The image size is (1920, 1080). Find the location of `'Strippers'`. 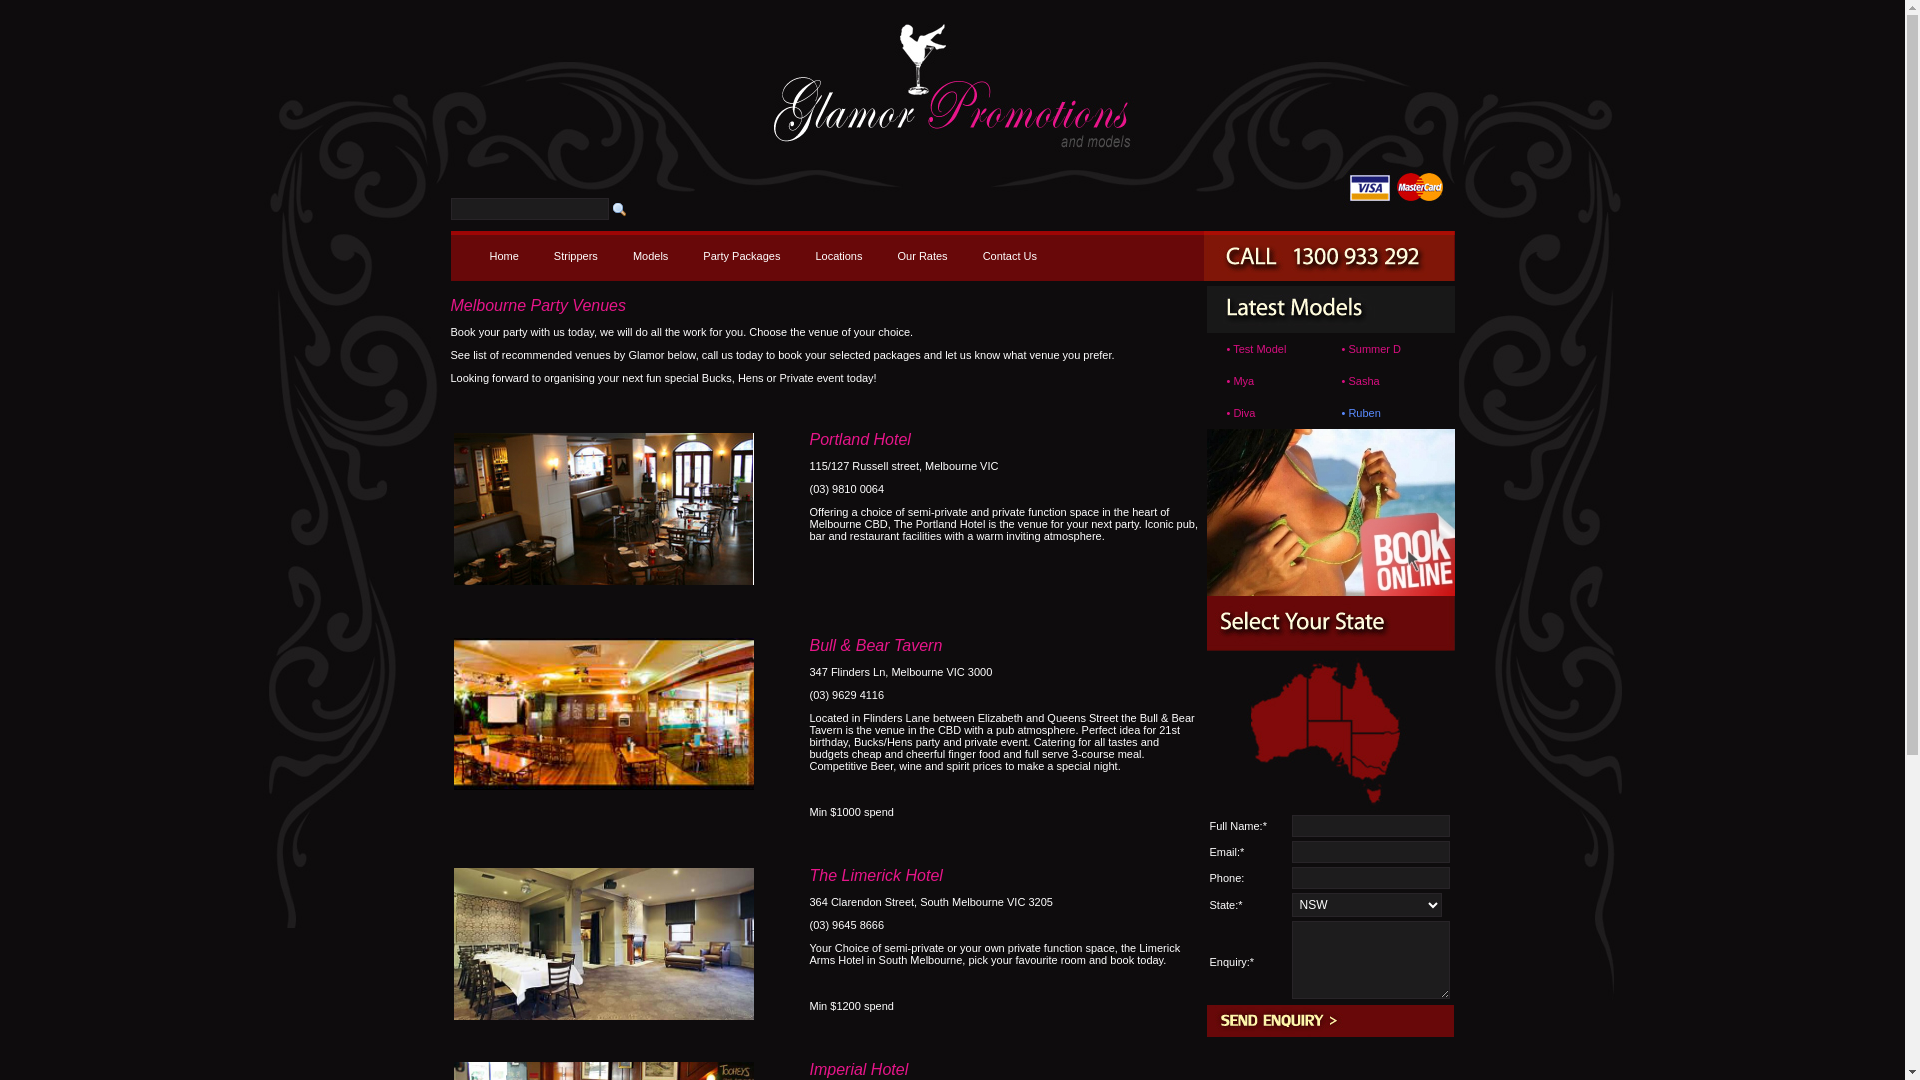

'Strippers' is located at coordinates (542, 254).